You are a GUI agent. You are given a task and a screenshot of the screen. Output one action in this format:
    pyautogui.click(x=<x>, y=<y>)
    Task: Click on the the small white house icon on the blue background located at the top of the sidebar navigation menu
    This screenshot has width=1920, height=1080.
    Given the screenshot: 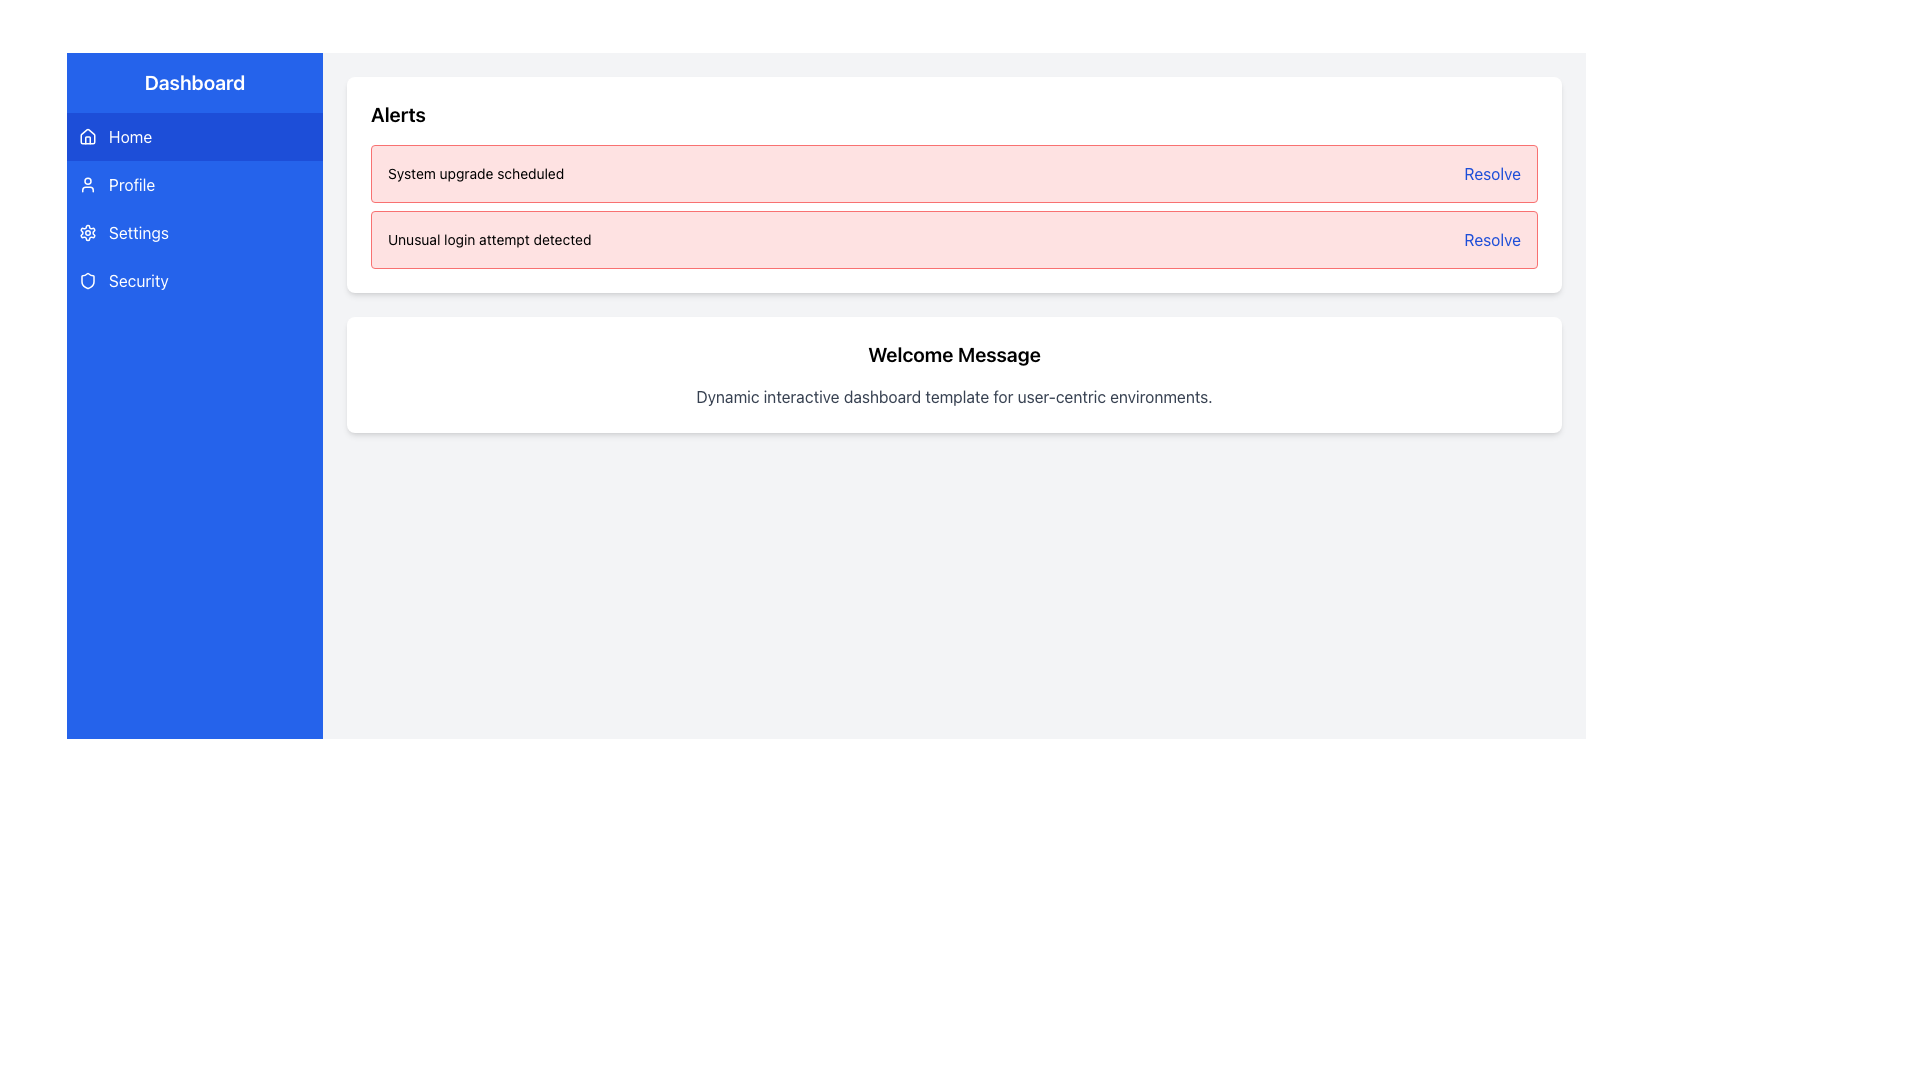 What is the action you would take?
    pyautogui.click(x=86, y=136)
    